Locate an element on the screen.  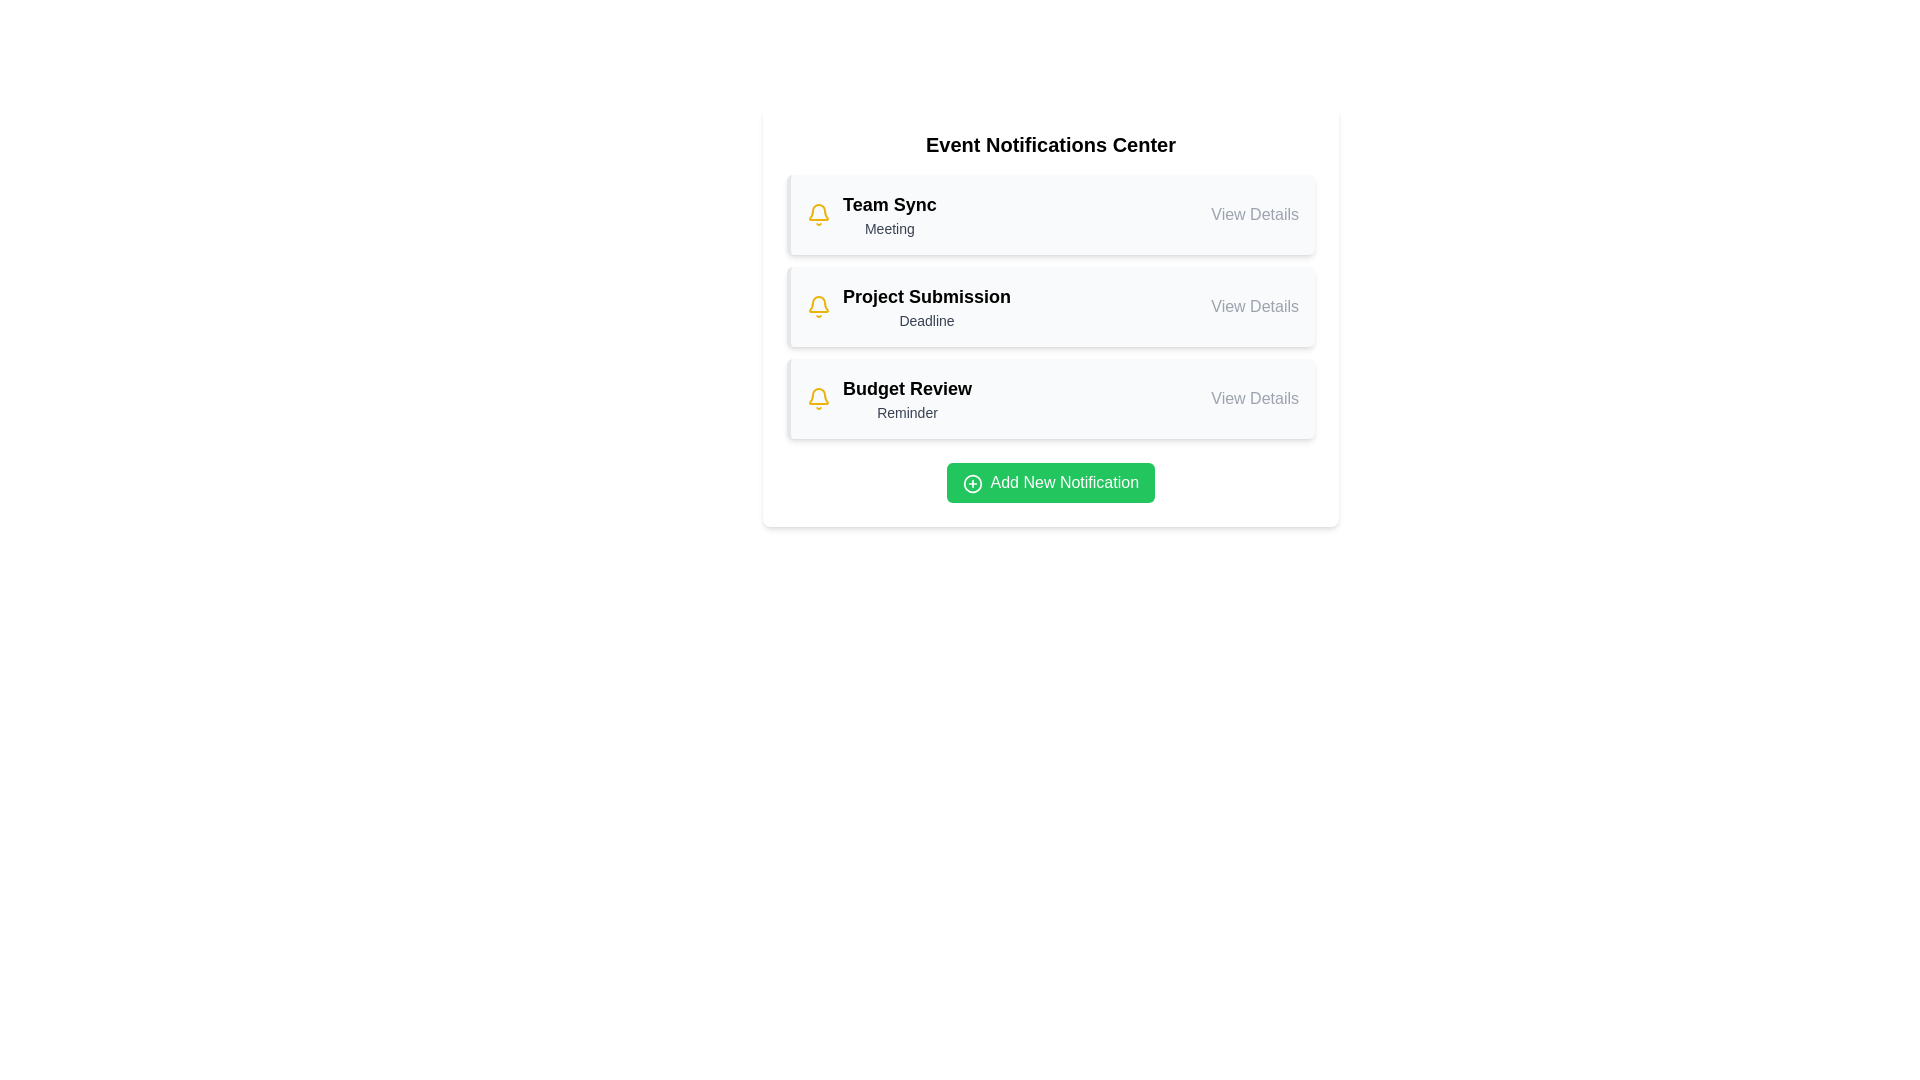
the static text label that indicates the notification type as 'Deadline', located at the bottom of the 'Project Submission' notification block is located at coordinates (925, 319).